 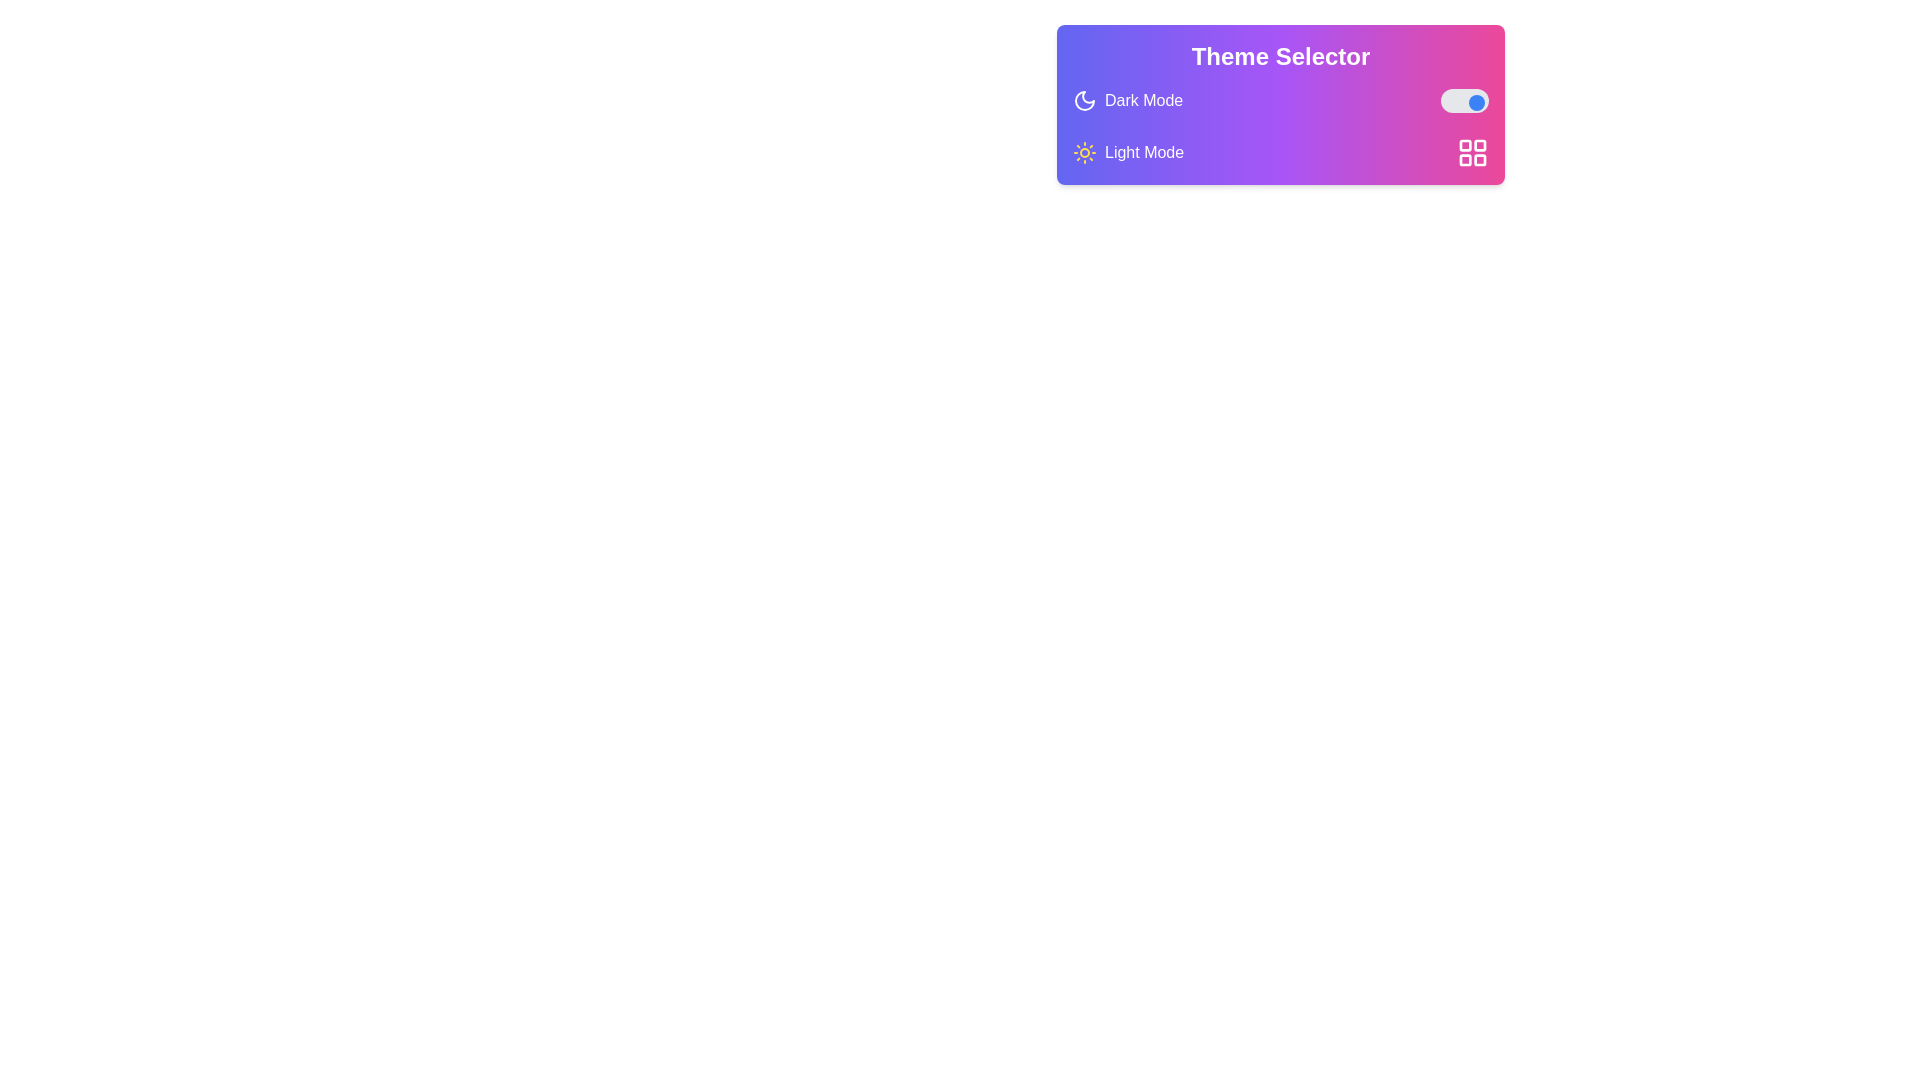 I want to click on the text label for the light mode toggle option in the theme selector interface, so click(x=1144, y=152).